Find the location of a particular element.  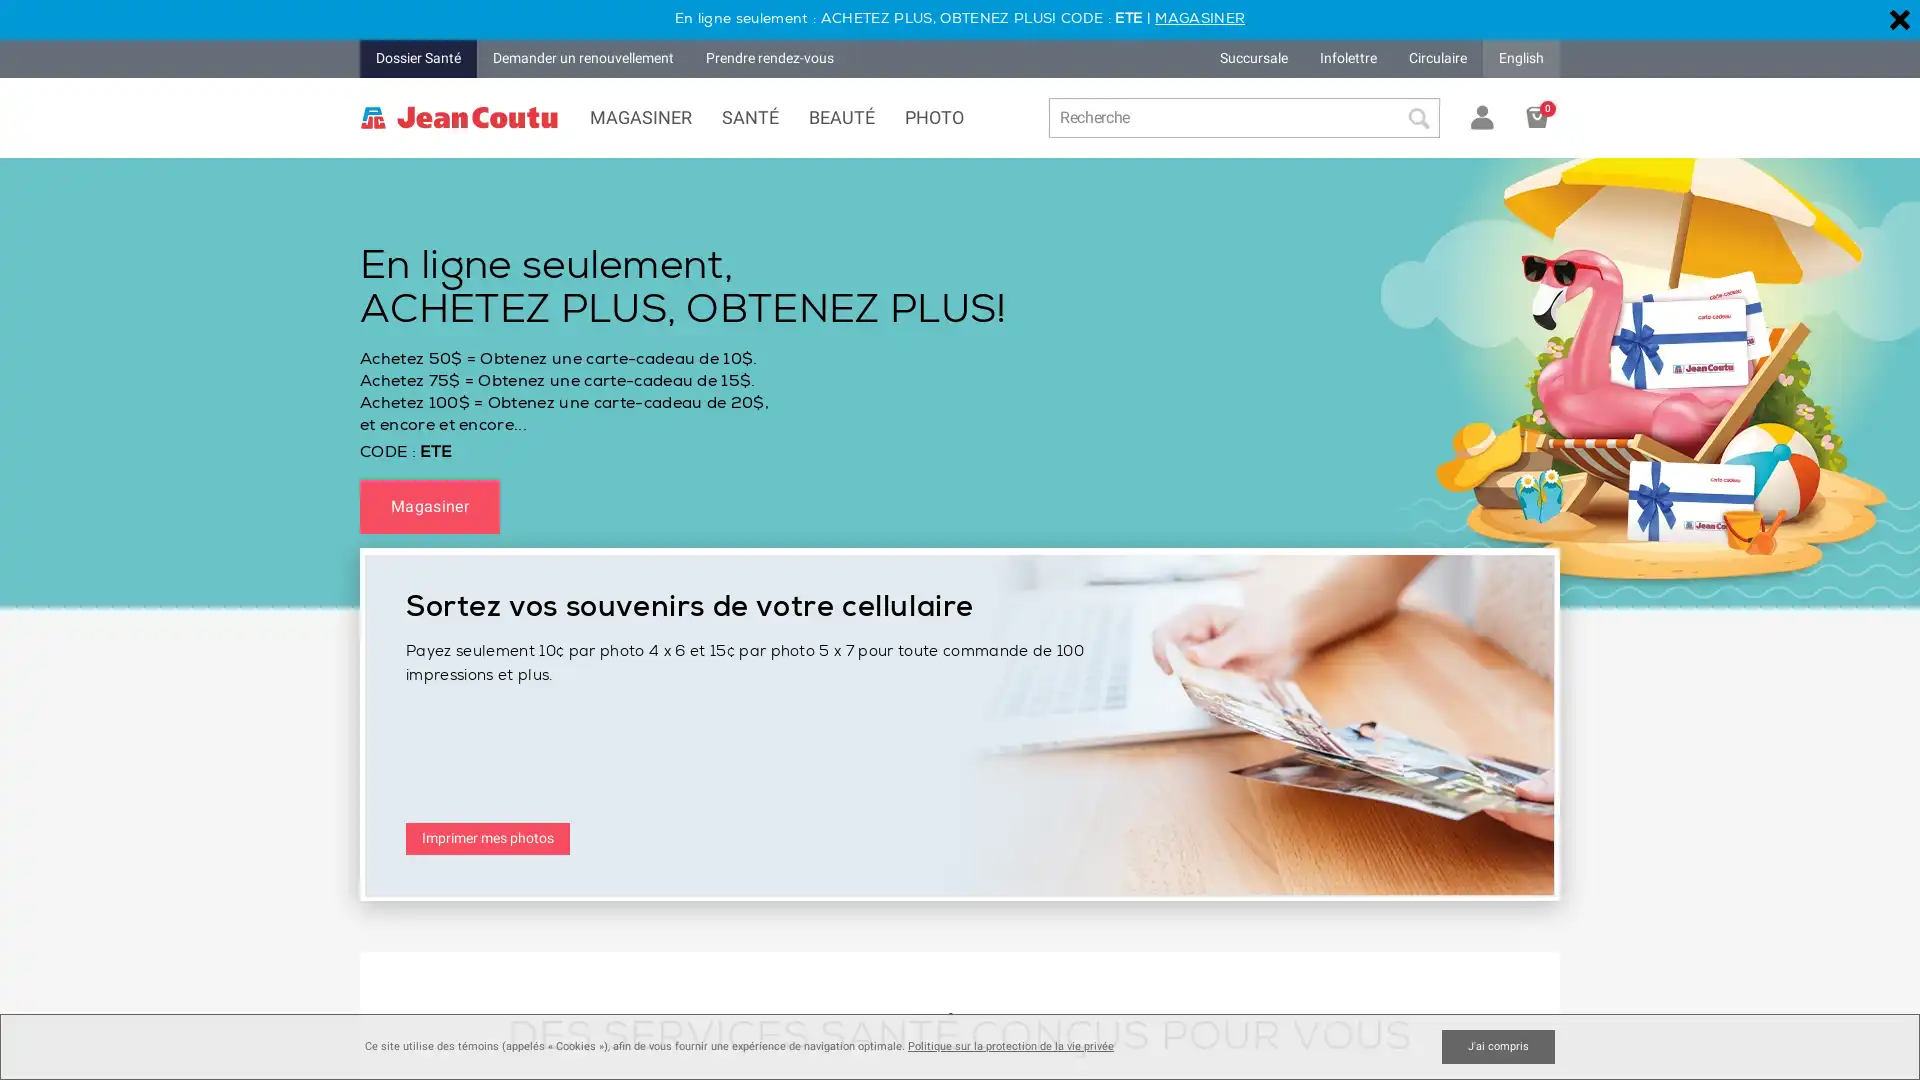

learn more about cookies is located at coordinates (1011, 1045).